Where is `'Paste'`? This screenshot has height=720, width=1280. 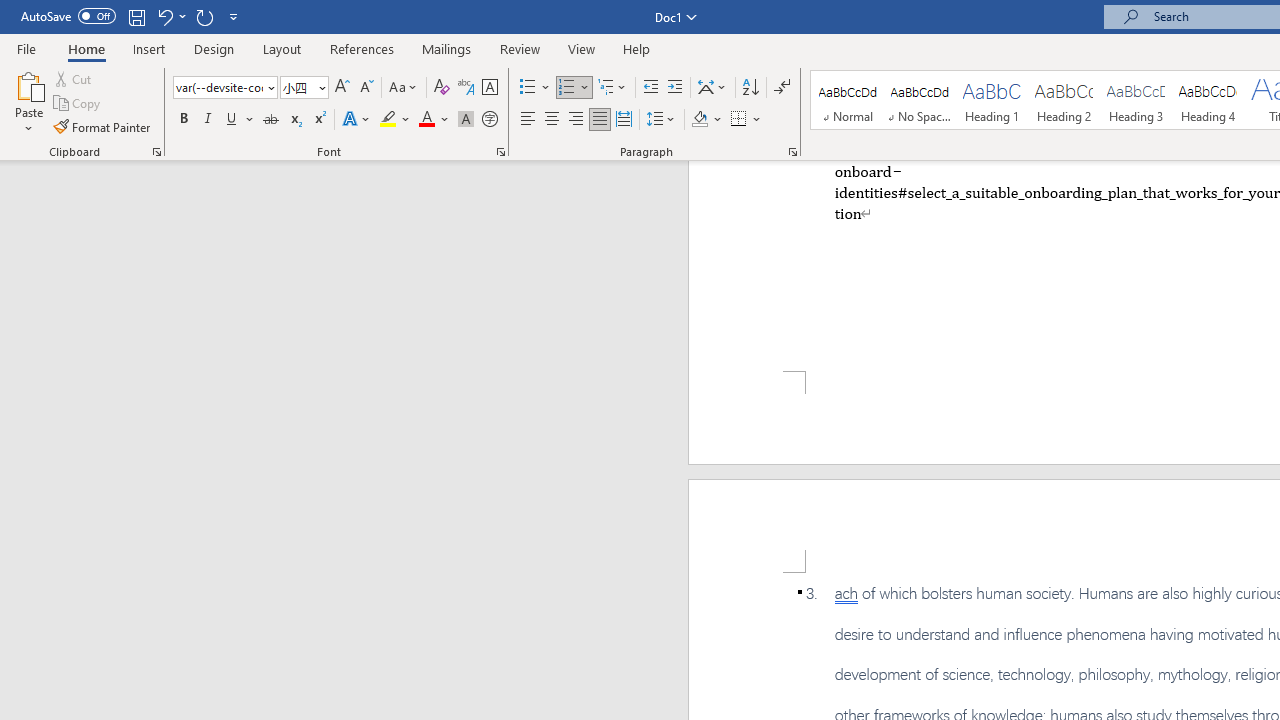
'Paste' is located at coordinates (28, 84).